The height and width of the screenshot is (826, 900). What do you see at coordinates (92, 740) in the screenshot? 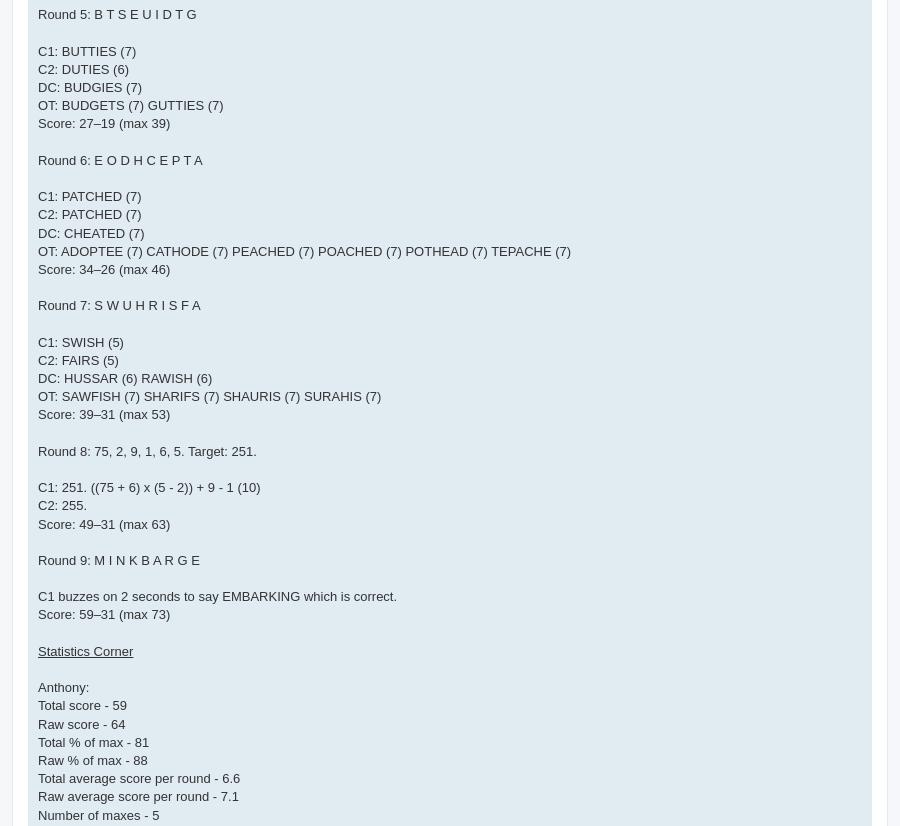
I see `'Total % of max - 81'` at bounding box center [92, 740].